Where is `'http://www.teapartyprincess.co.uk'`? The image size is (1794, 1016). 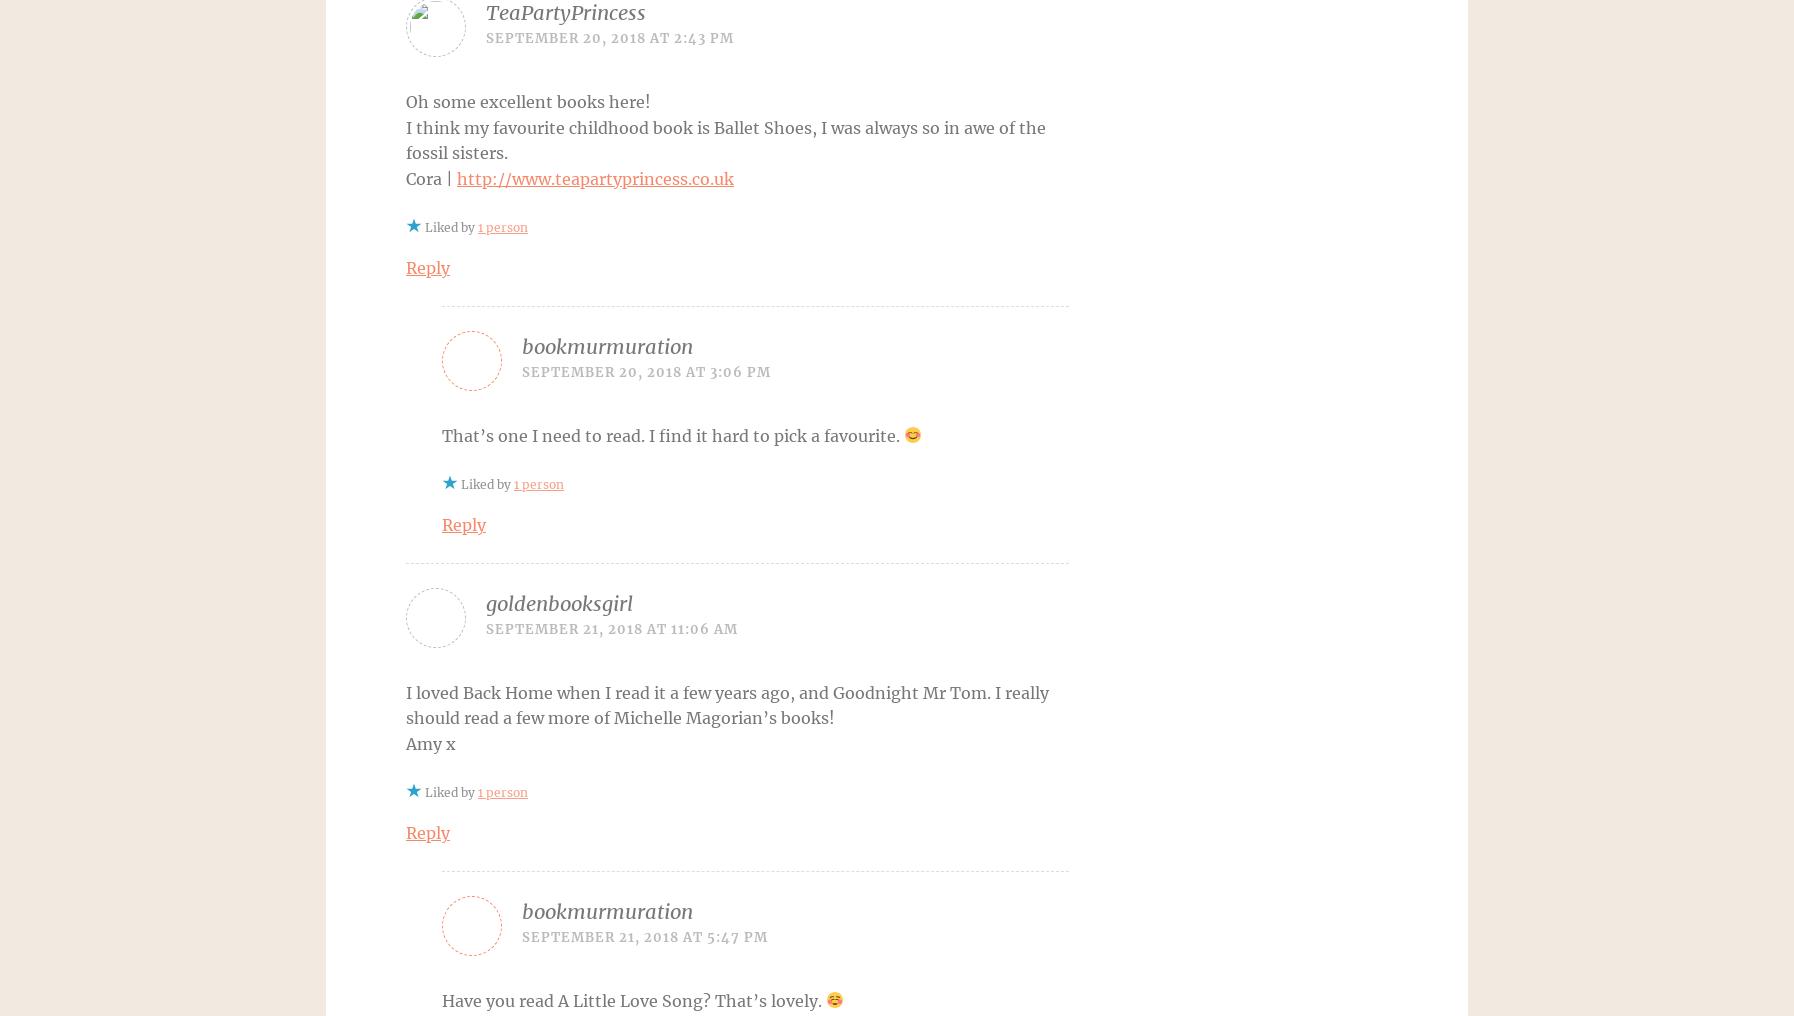
'http://www.teapartyprincess.co.uk' is located at coordinates (456, 177).